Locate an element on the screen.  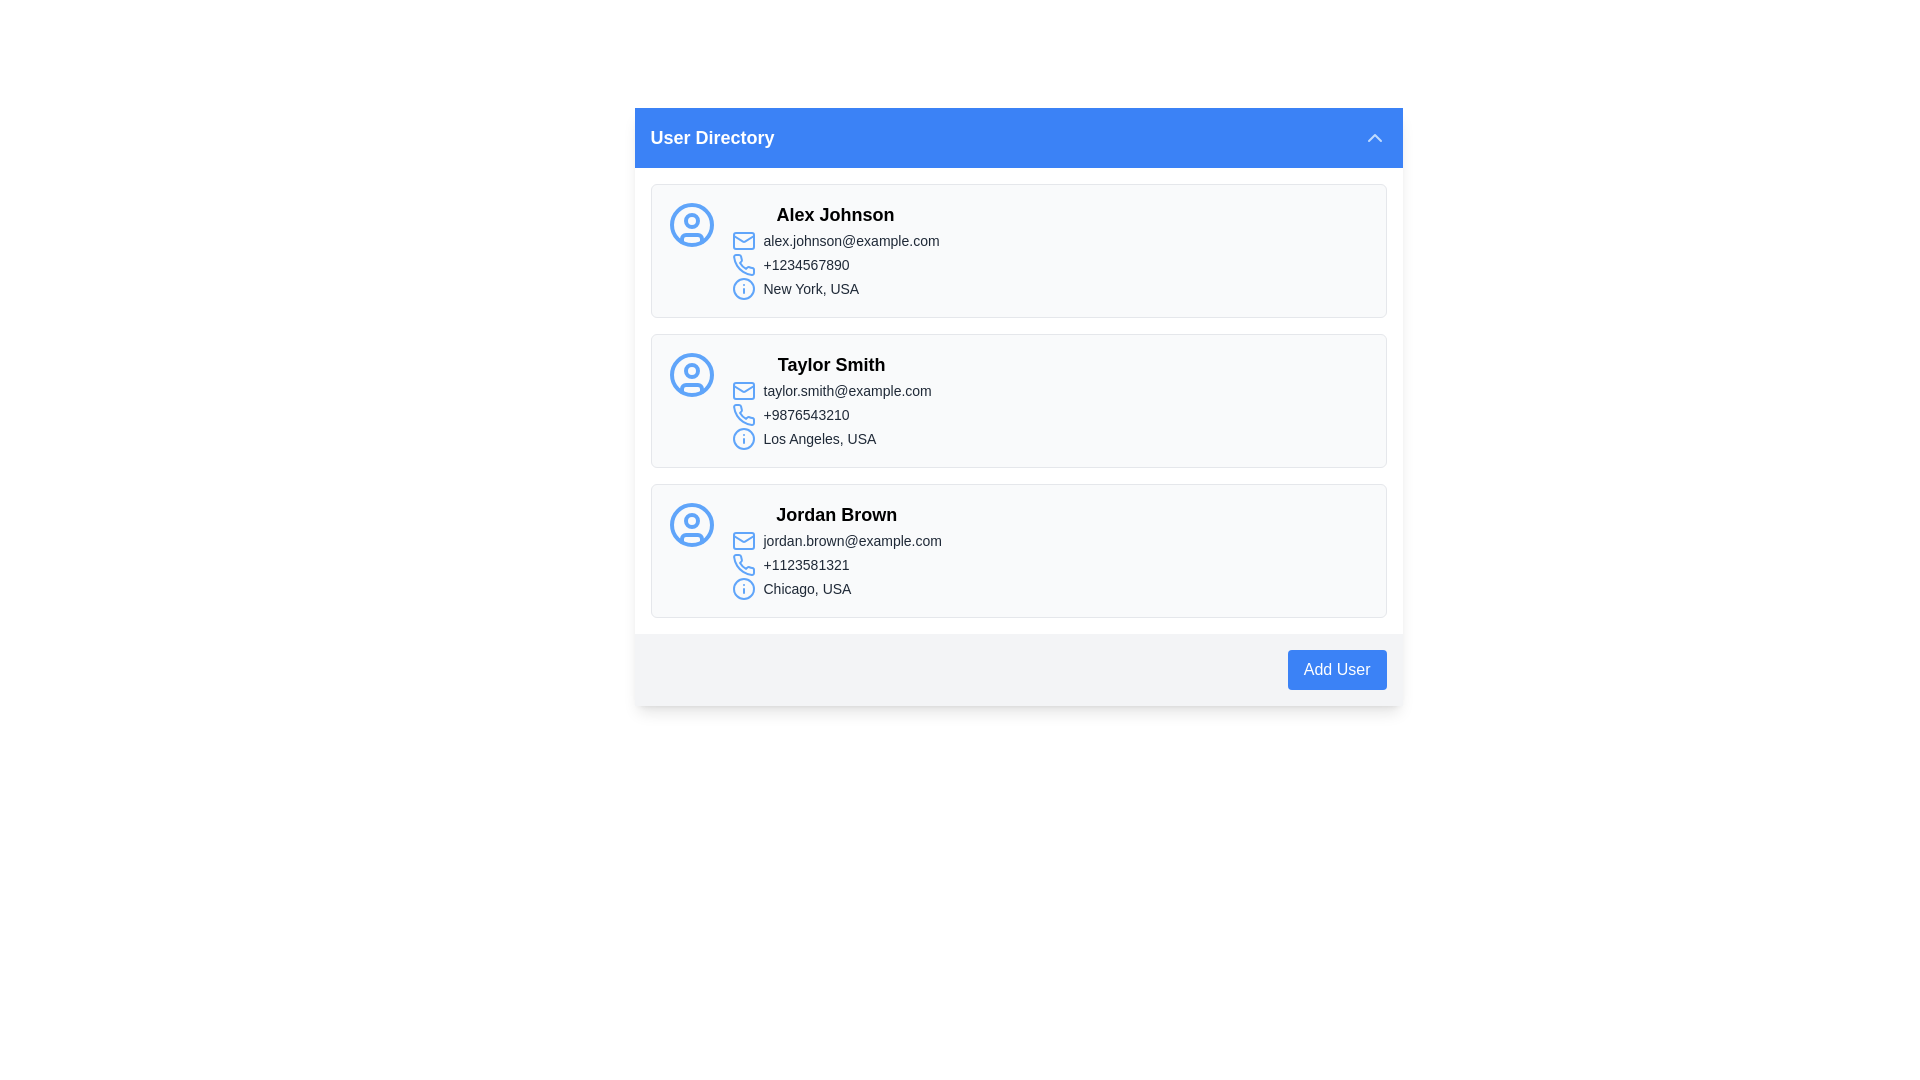
the small circular icon within the larger user profile icon representing 'Alex Johnson' in the User Directory is located at coordinates (691, 220).